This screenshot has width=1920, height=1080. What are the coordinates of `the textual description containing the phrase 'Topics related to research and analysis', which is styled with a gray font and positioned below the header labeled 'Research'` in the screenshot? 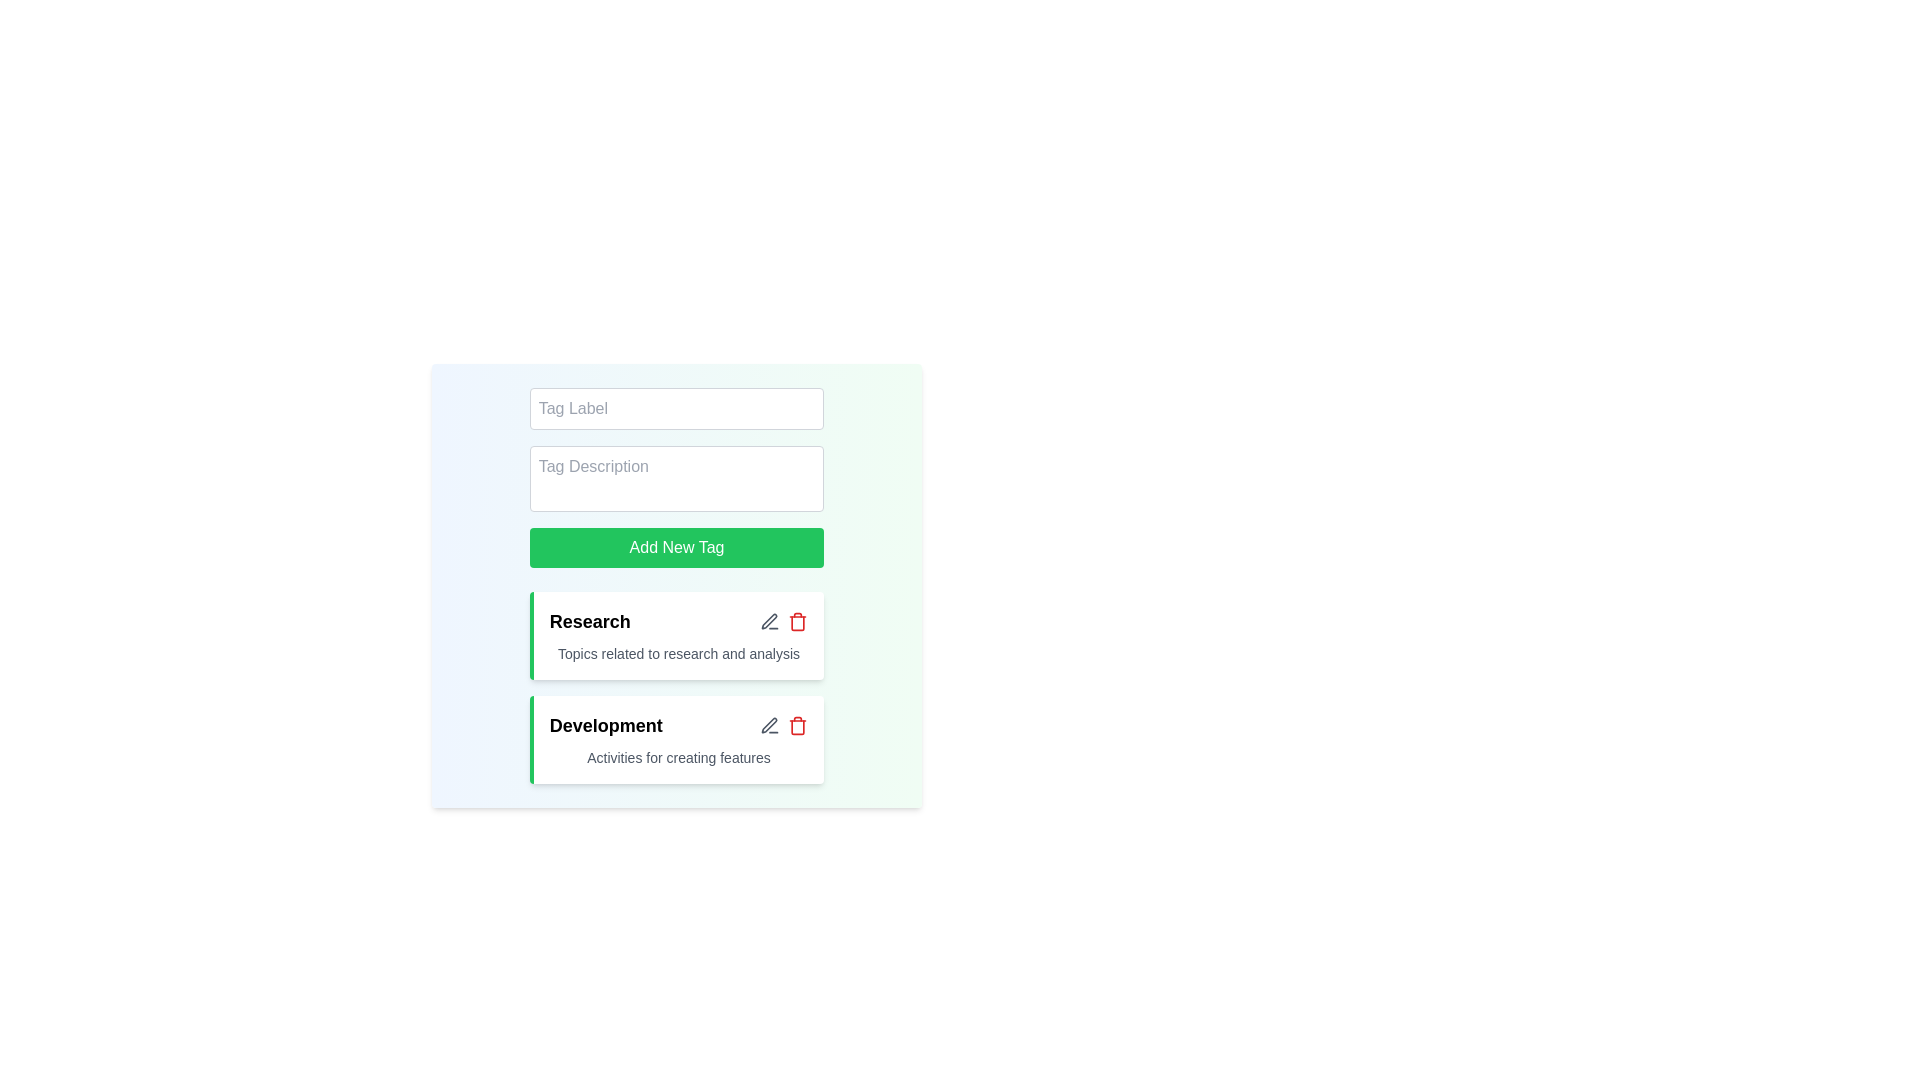 It's located at (678, 654).